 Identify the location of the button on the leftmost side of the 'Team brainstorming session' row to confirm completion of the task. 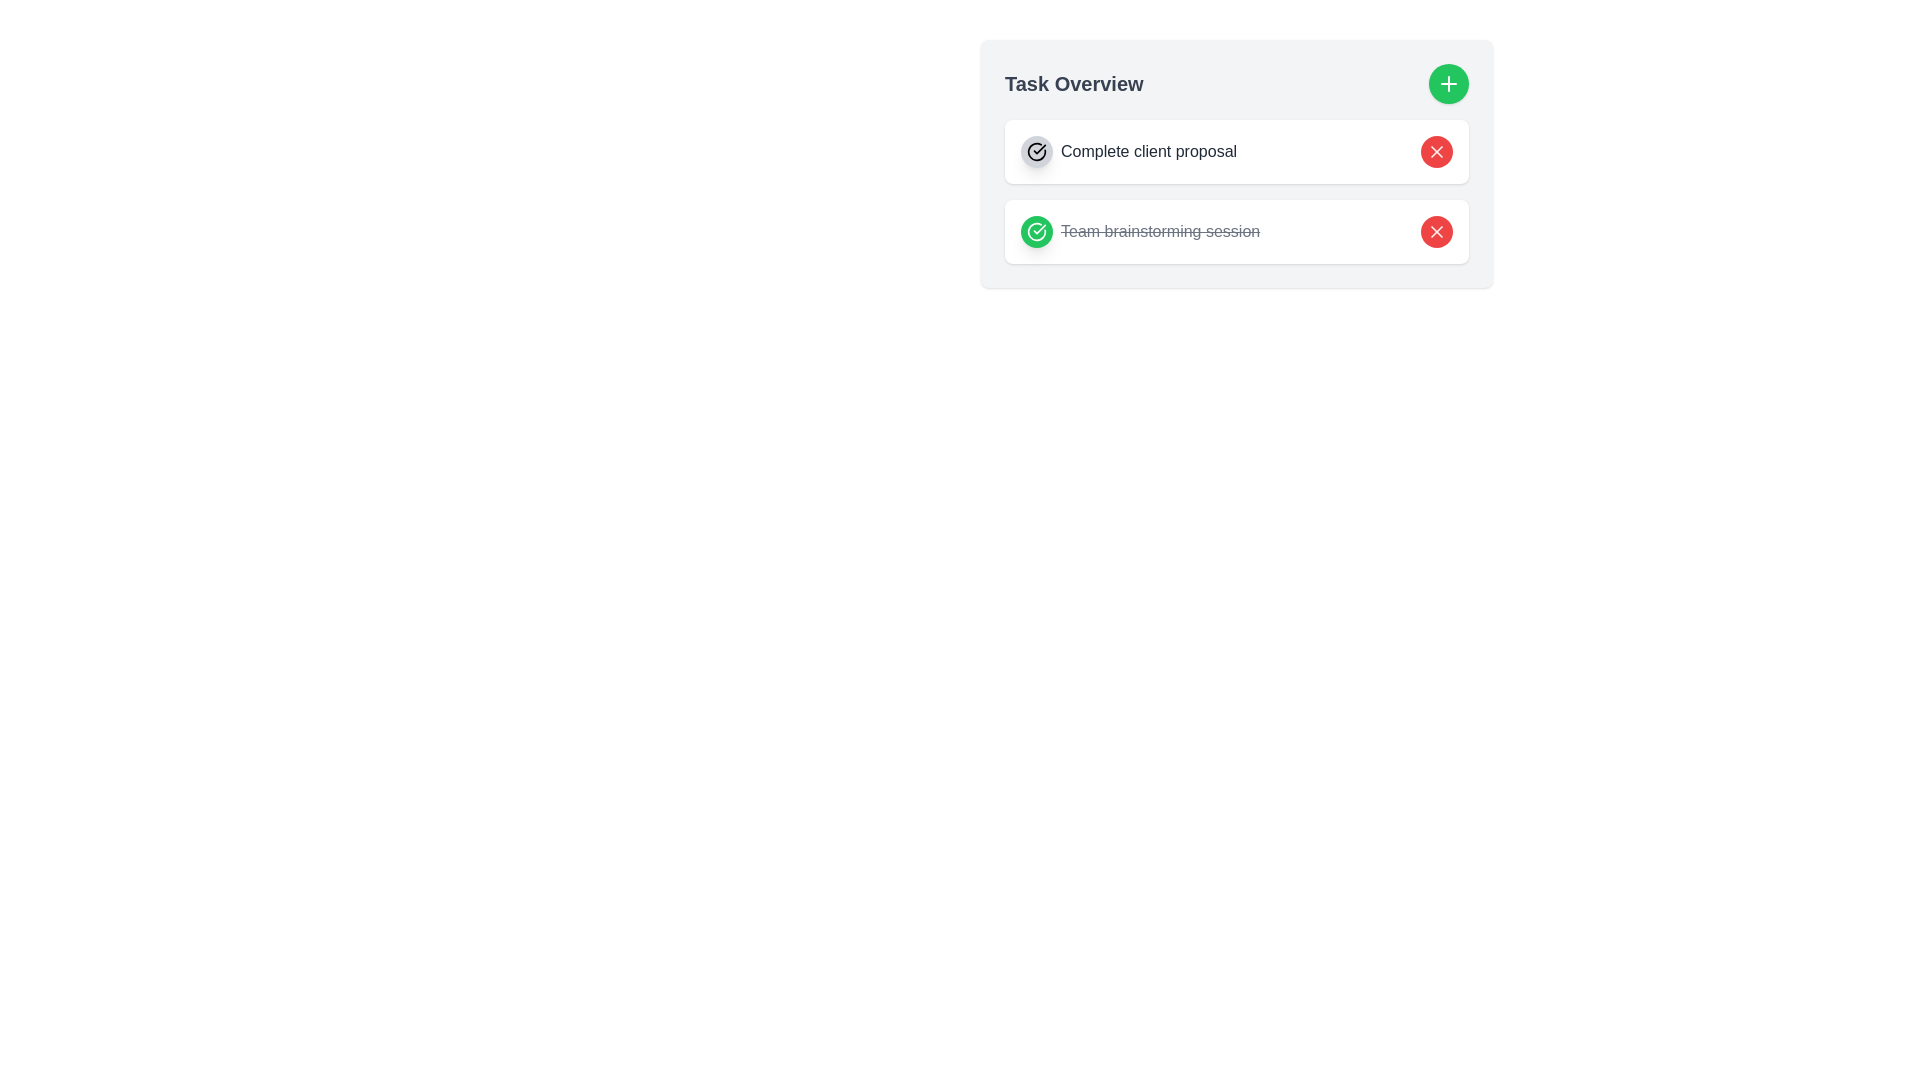
(1036, 230).